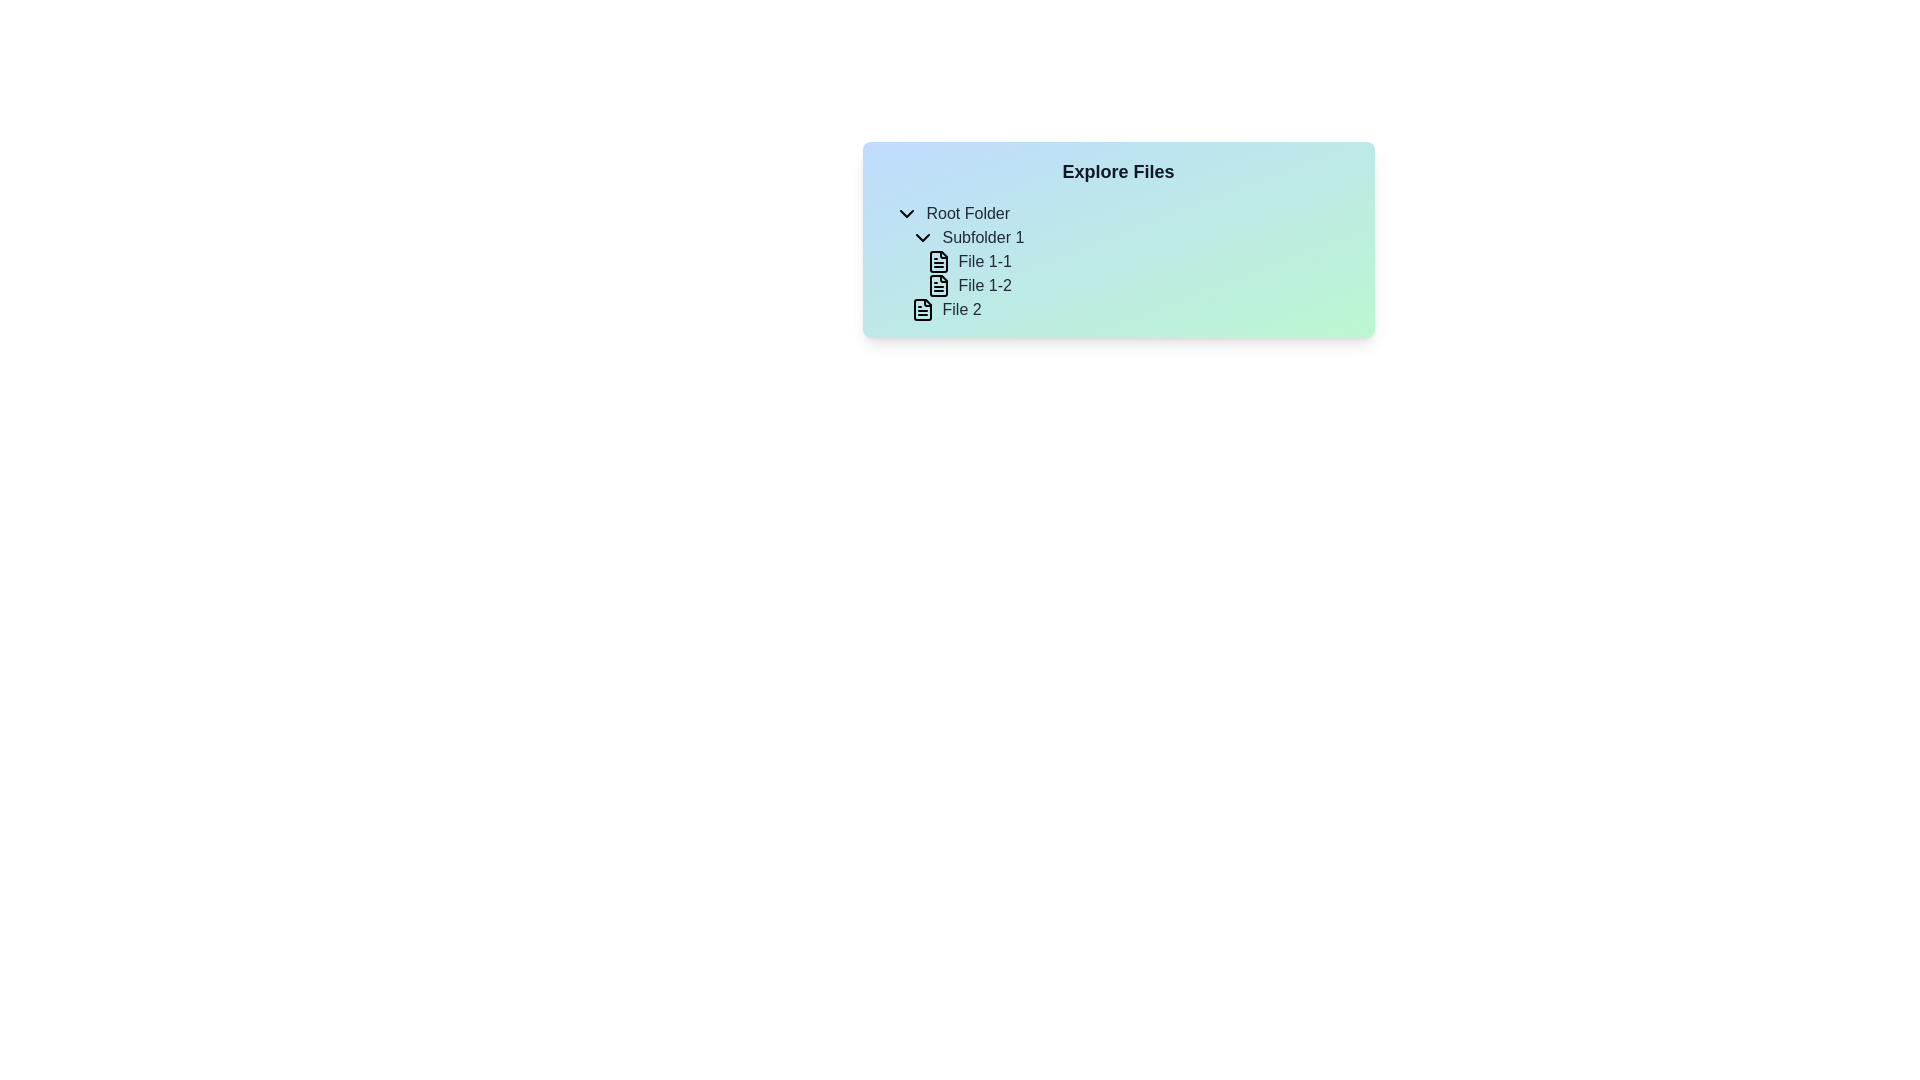  What do you see at coordinates (985, 261) in the screenshot?
I see `the content of the text label reading 'File 1-1', which is styled in gray and positioned under the 'Subfolder 1' category in the 'Explore Files' section` at bounding box center [985, 261].